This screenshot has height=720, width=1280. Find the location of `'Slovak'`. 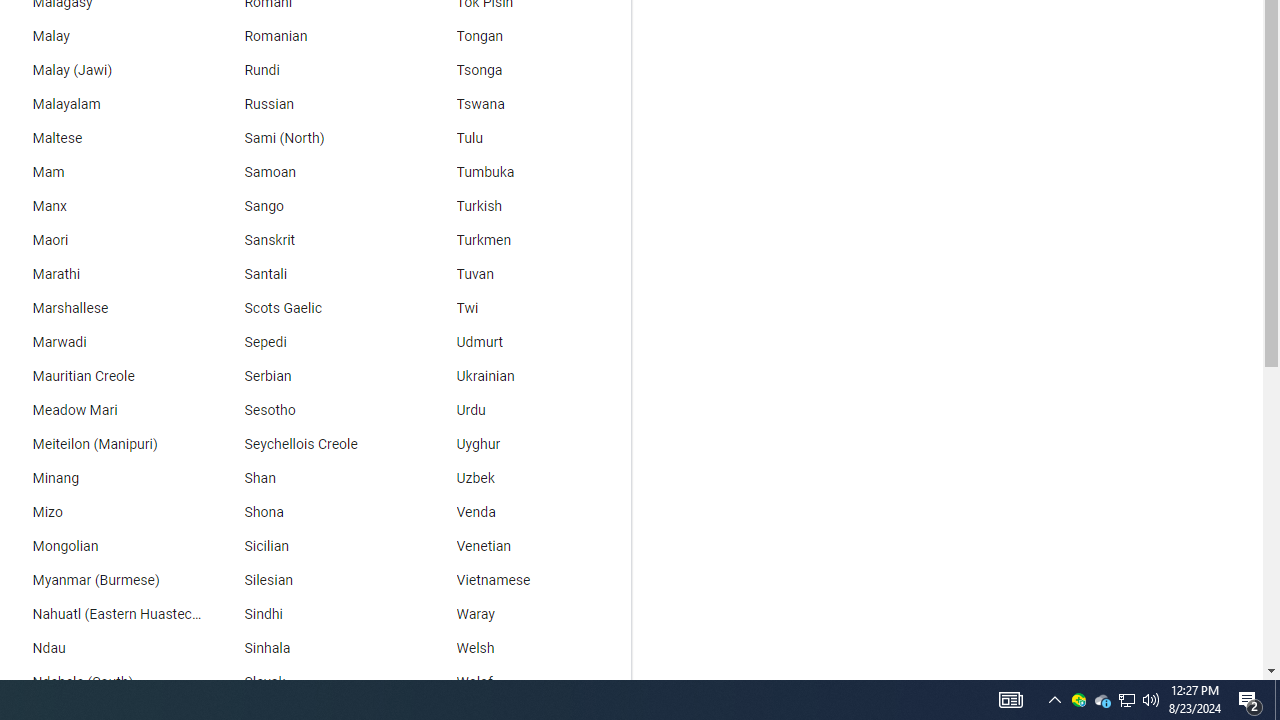

'Slovak' is located at coordinates (311, 681).